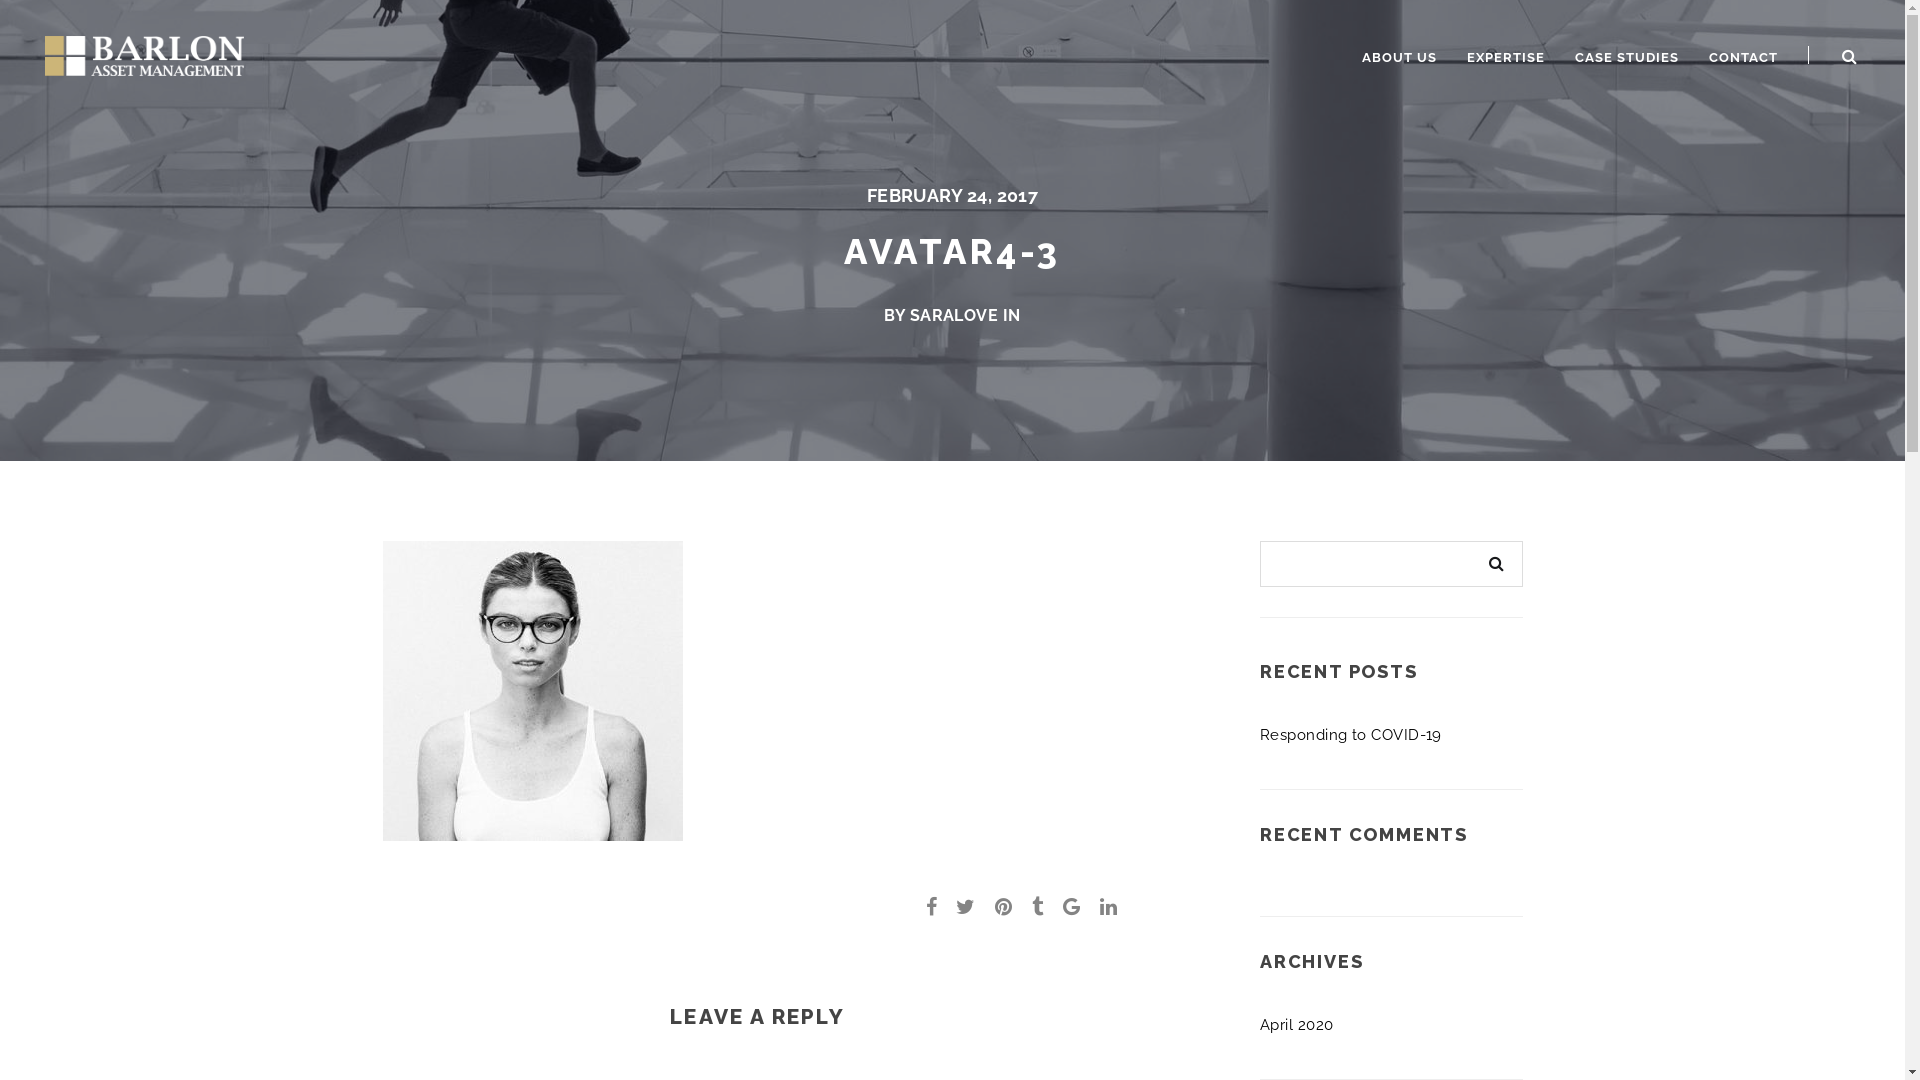  Describe the element at coordinates (143, 52) in the screenshot. I see `'Barlon Asset Management'` at that location.